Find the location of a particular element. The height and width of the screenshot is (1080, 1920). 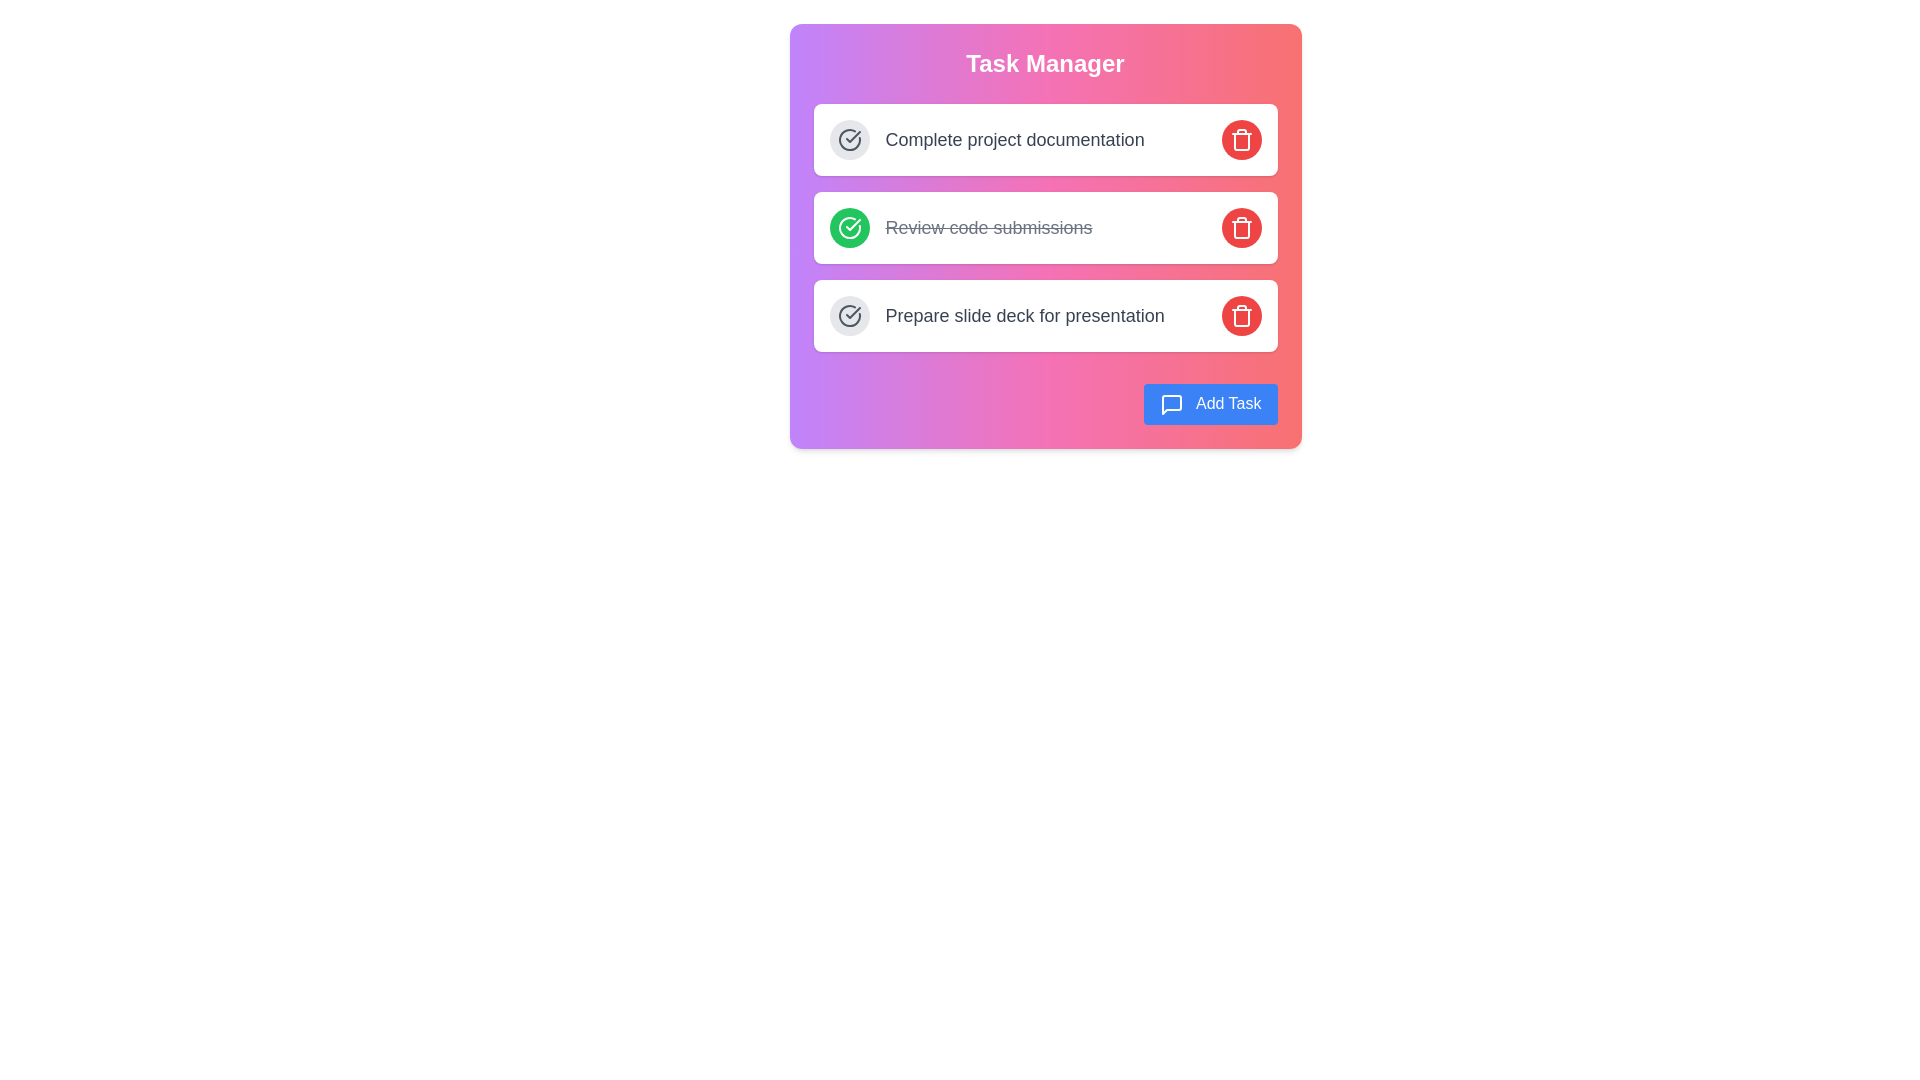

the circular button with a gray background and a check icon to possibly display additional information is located at coordinates (849, 138).